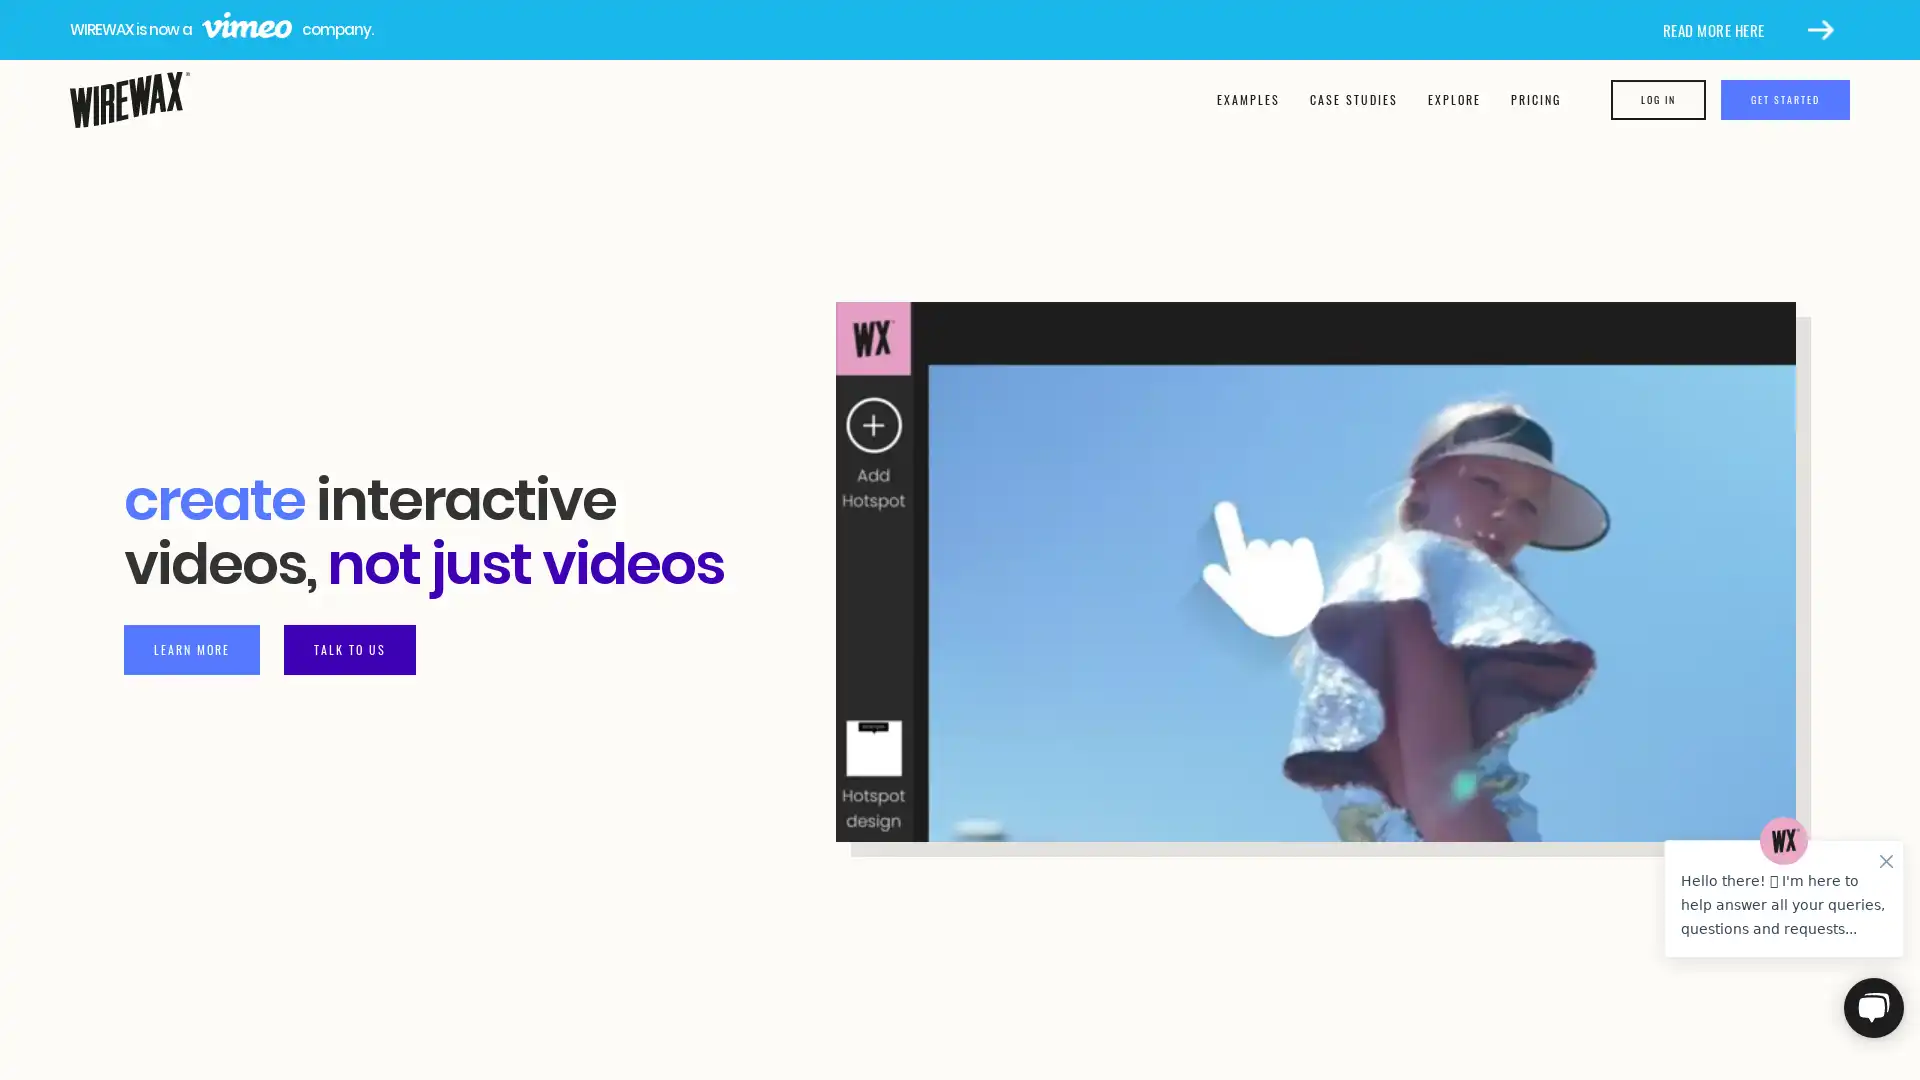 The height and width of the screenshot is (1080, 1920). Describe the element at coordinates (1658, 100) in the screenshot. I see `LOG IN` at that location.